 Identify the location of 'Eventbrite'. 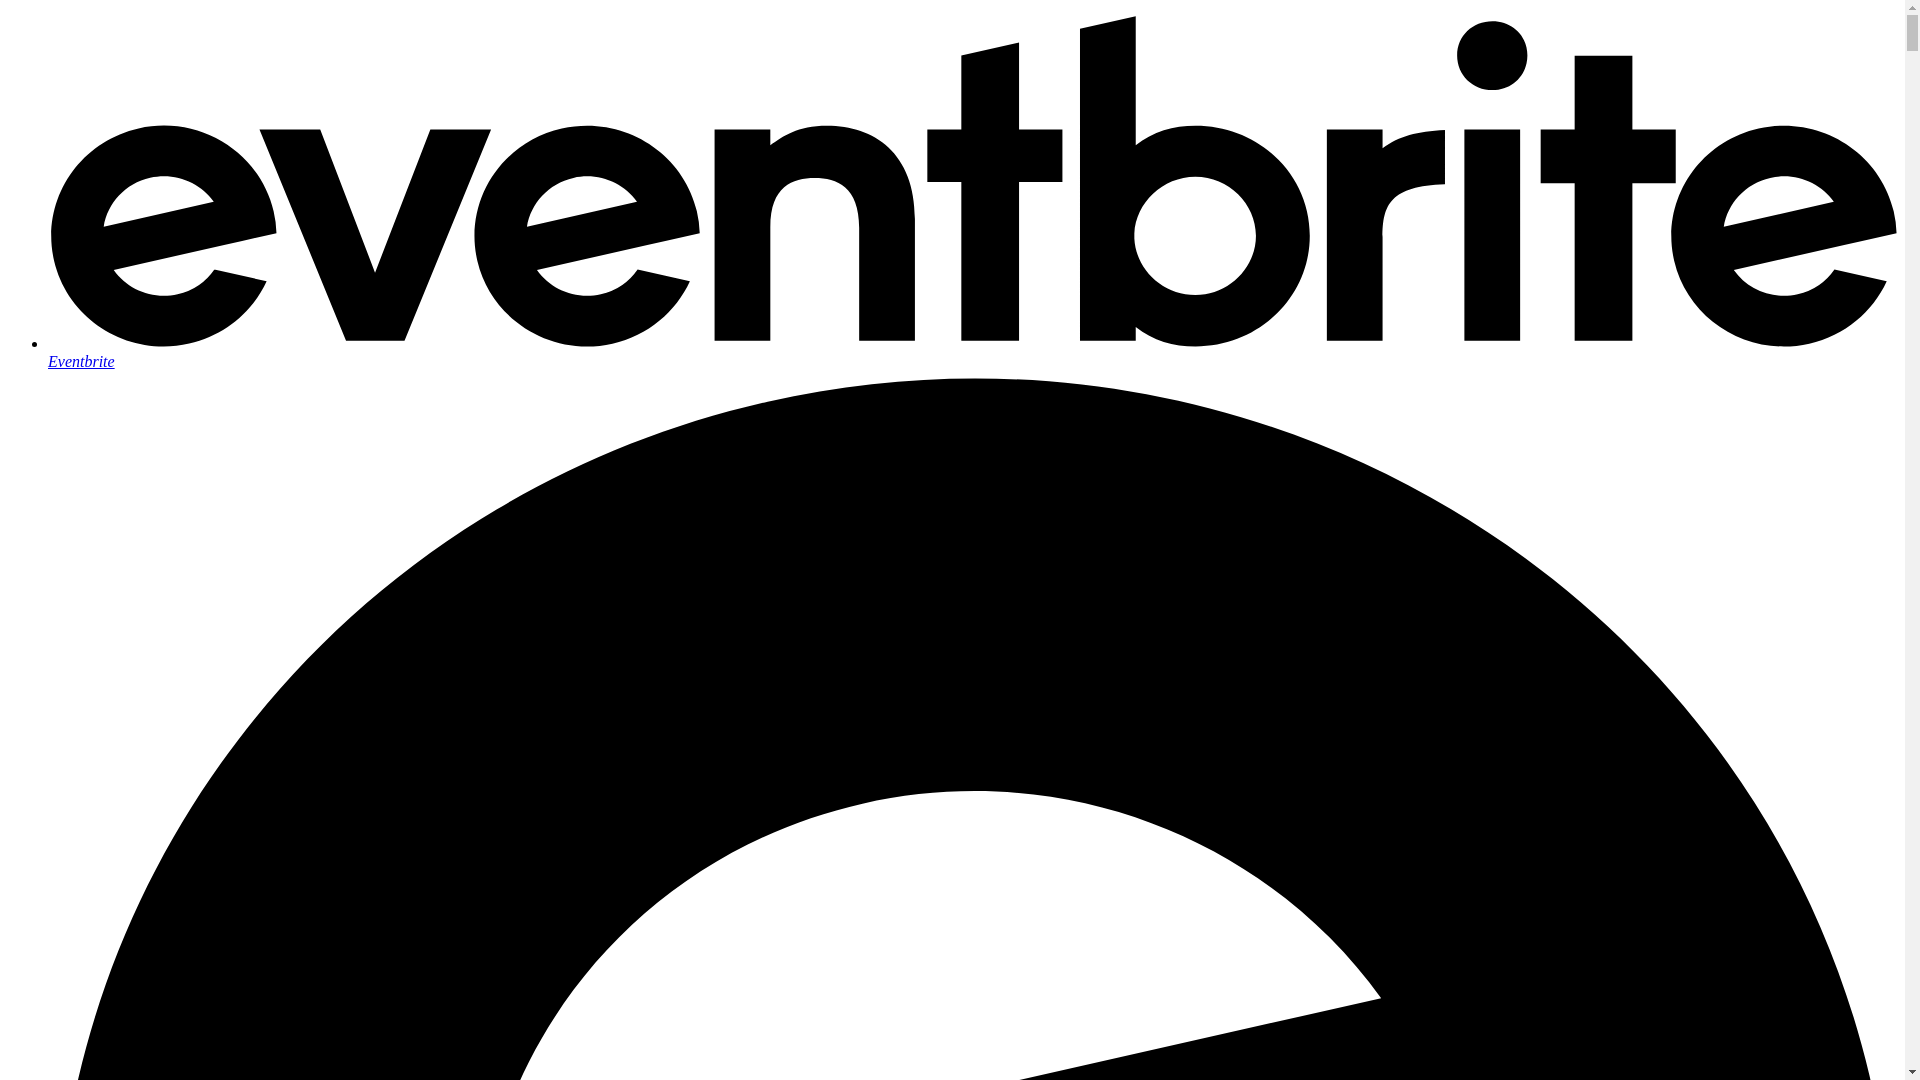
(972, 351).